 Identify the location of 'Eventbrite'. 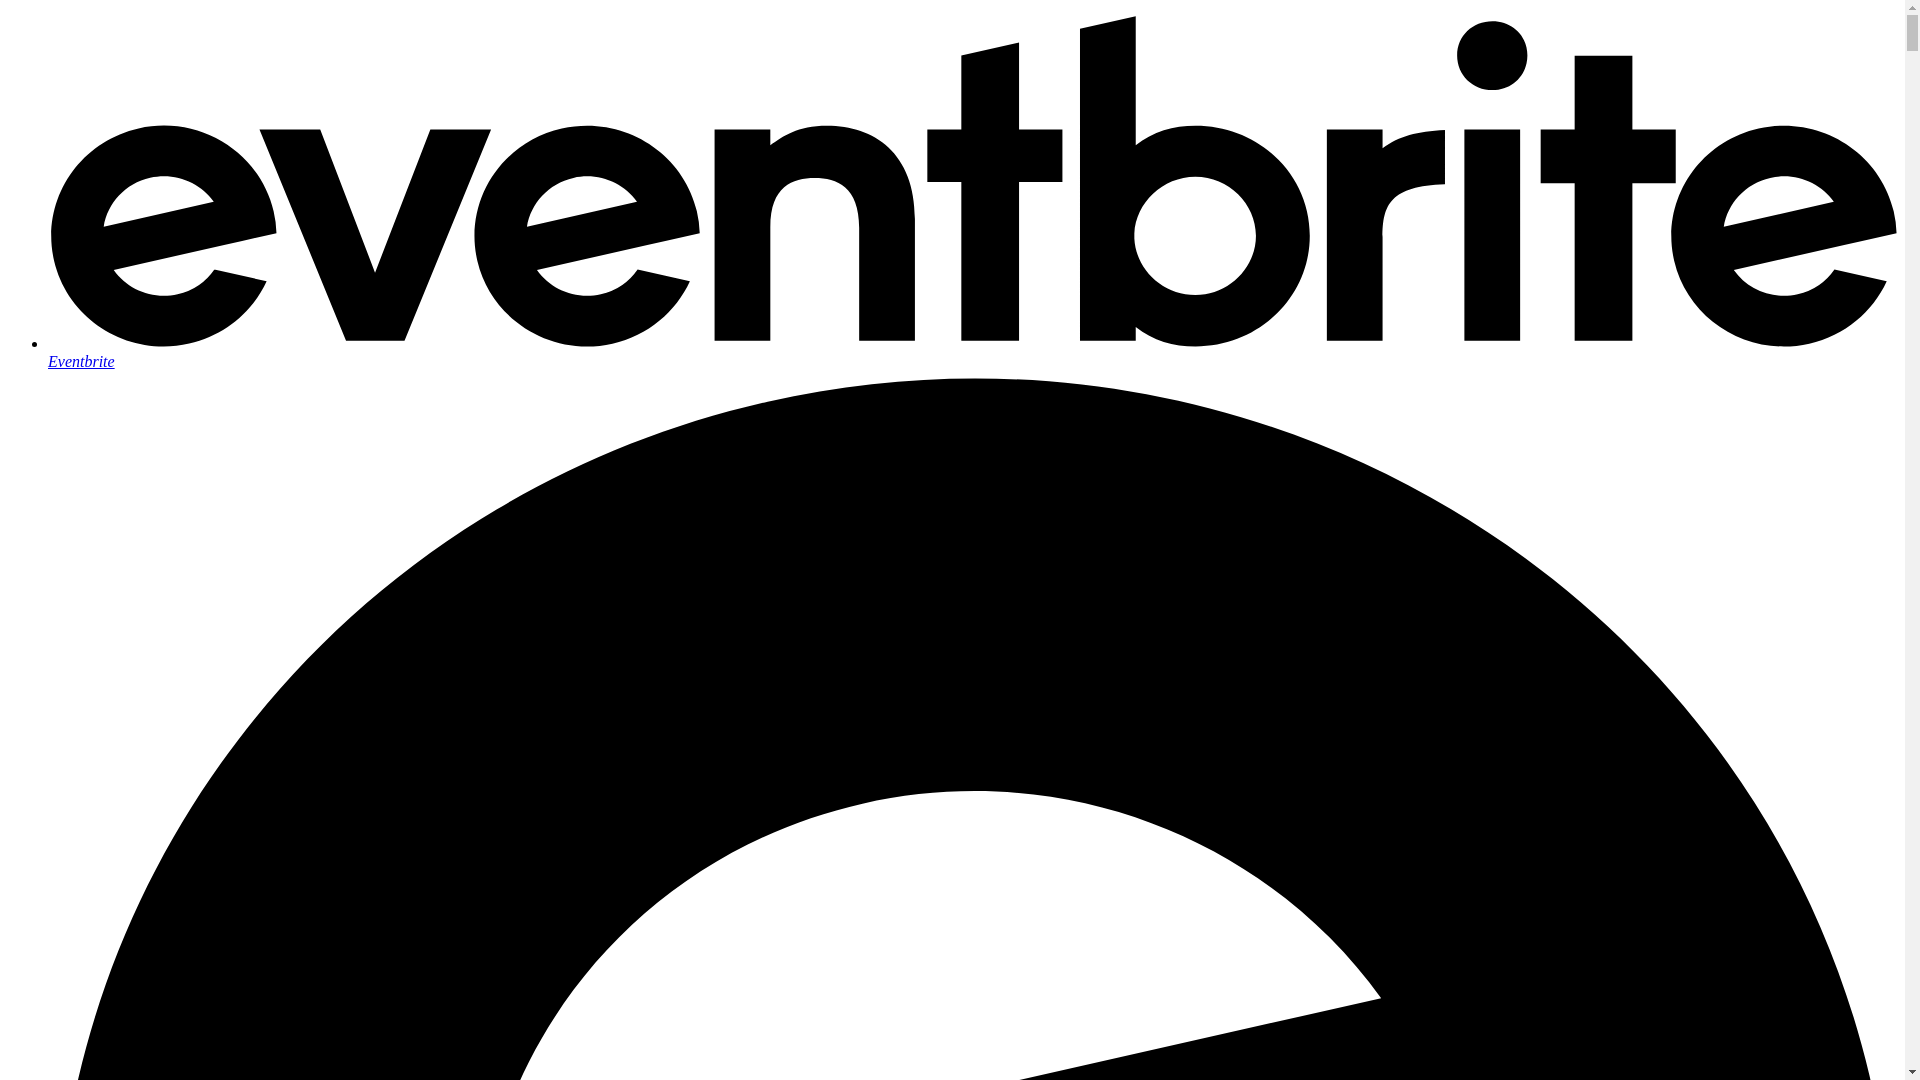
(972, 351).